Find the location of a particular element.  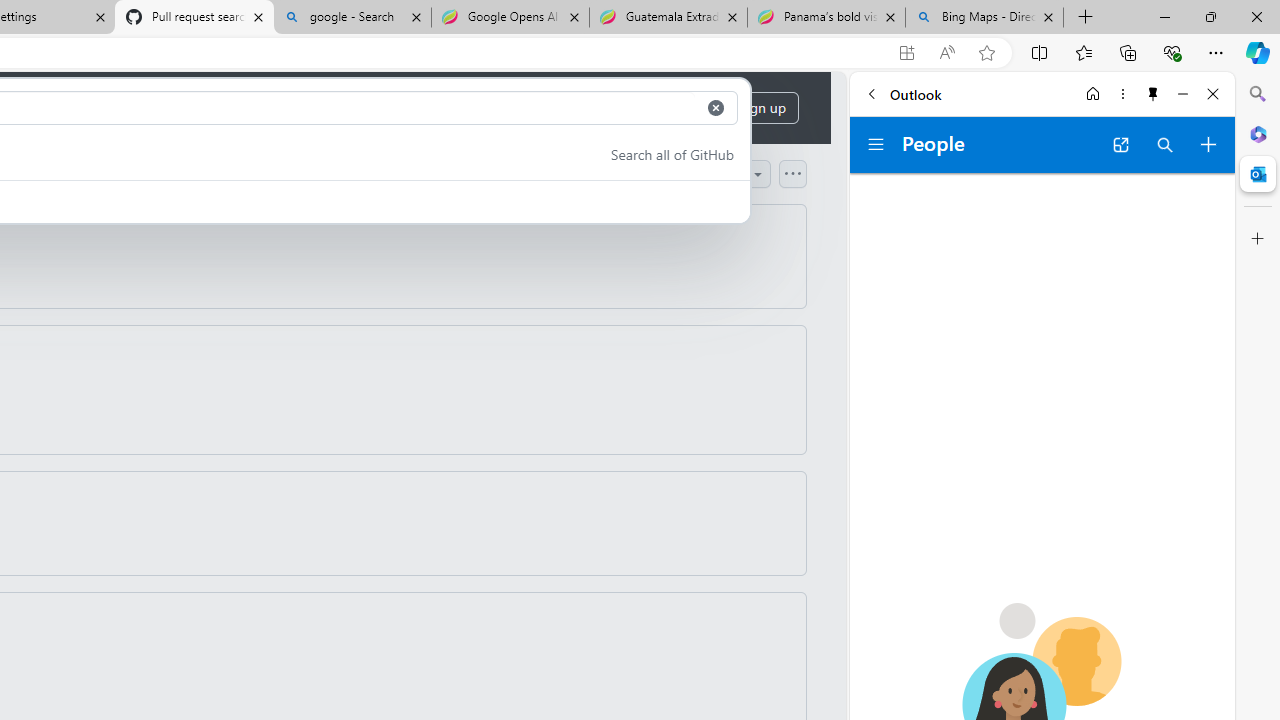

'Open column options' is located at coordinates (791, 172).